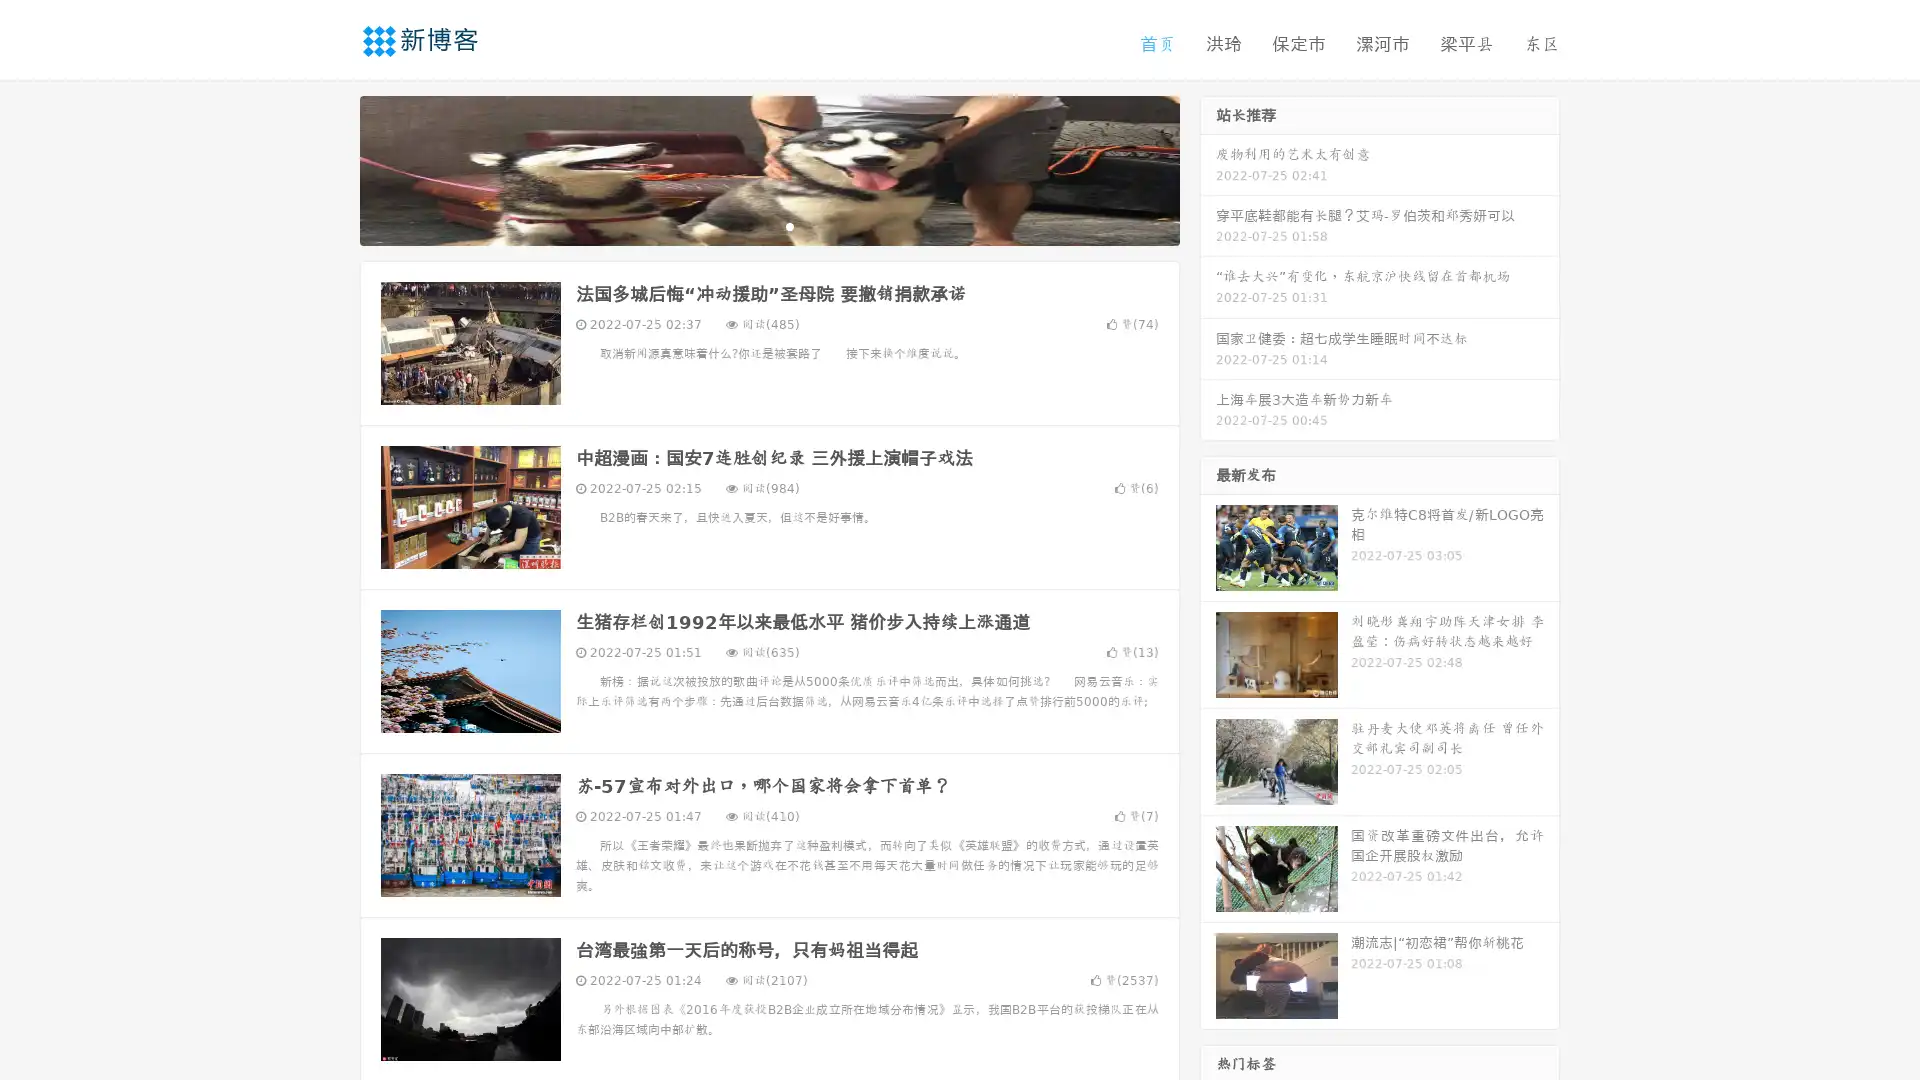  Describe the element at coordinates (748, 225) in the screenshot. I see `Go to slide 1` at that location.